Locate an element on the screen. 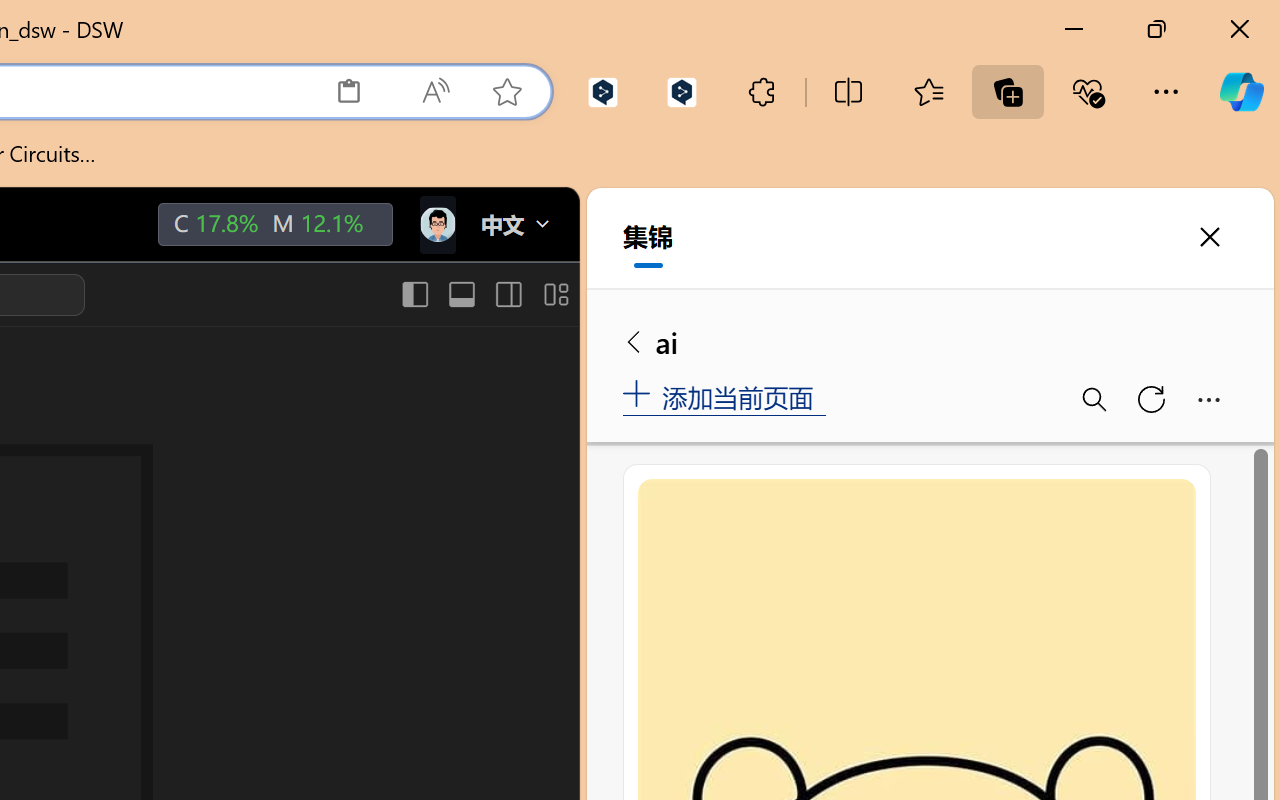 The width and height of the screenshot is (1280, 800). 'Class: next-menu next-hoz widgets--iconMenu--BFkiHRM' is located at coordinates (435, 225).